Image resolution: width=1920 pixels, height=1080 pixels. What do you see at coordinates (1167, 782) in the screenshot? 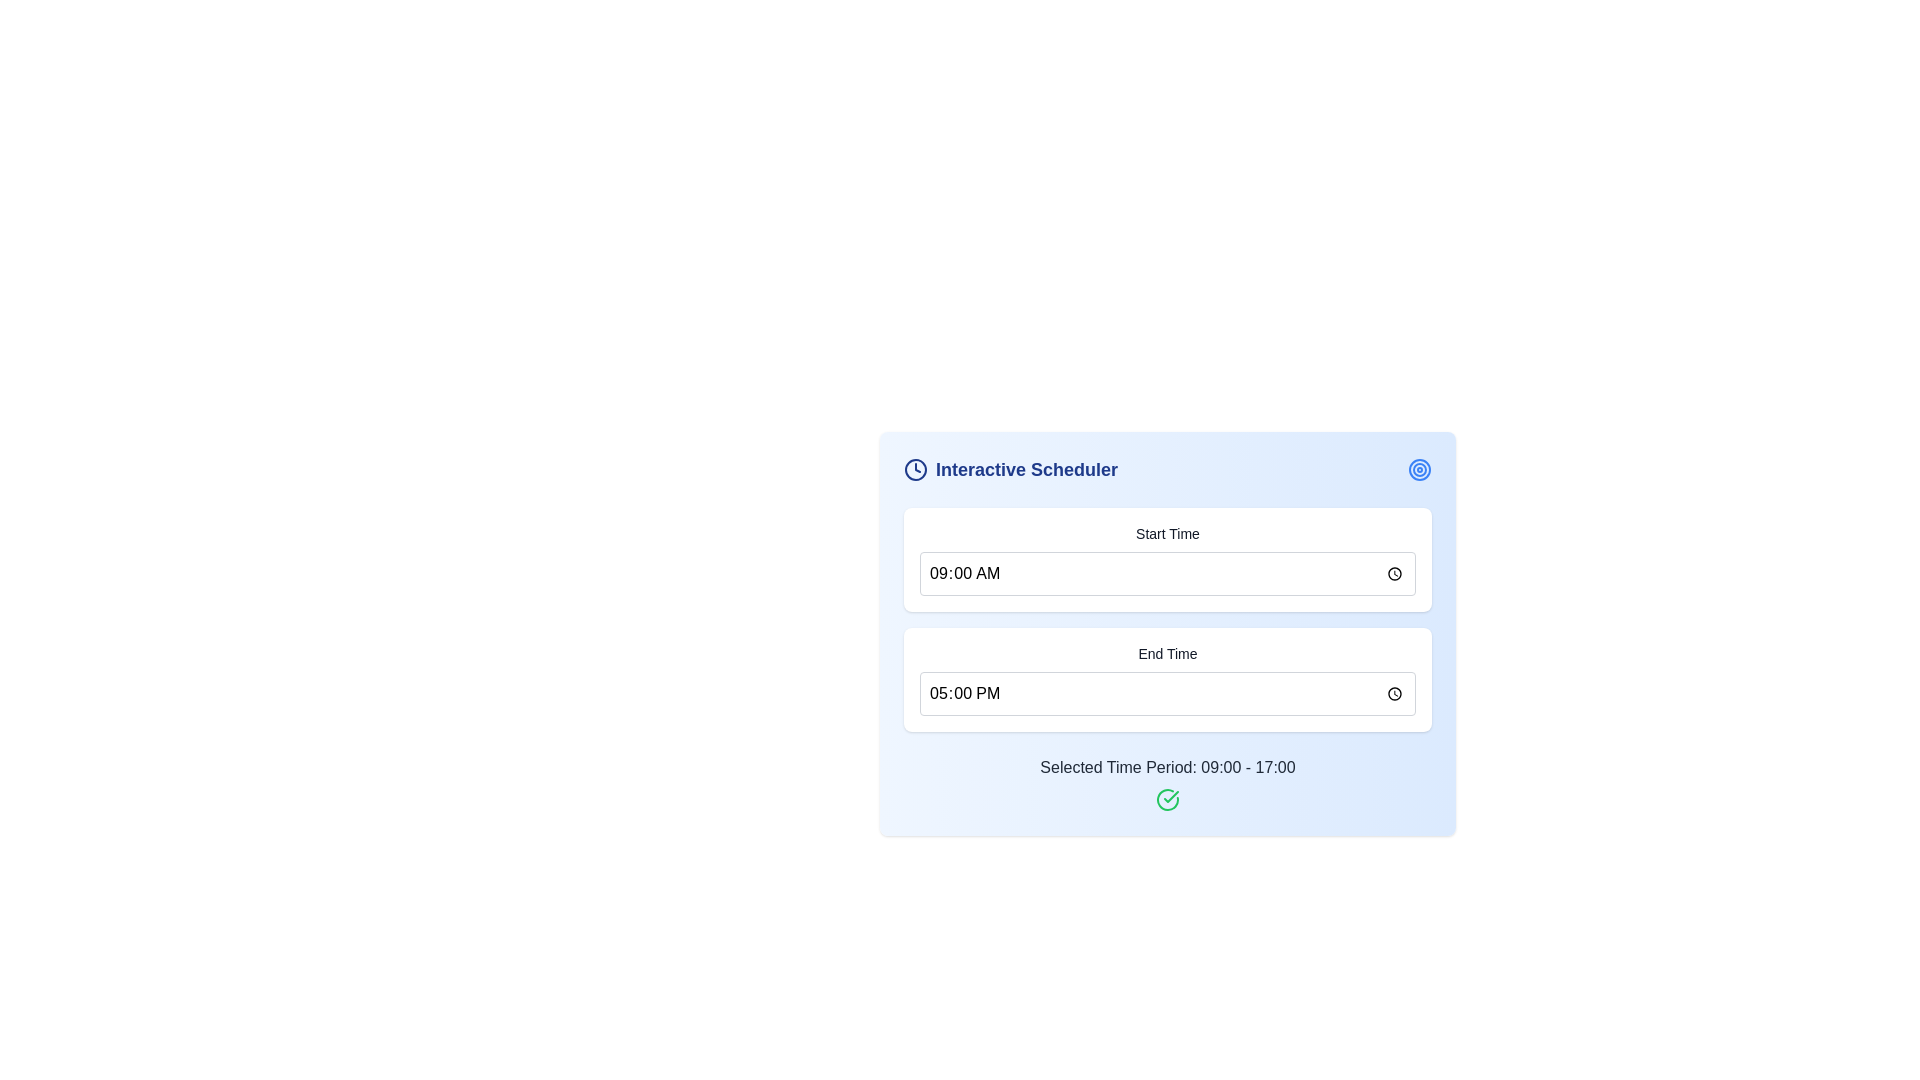
I see `the label with an accompanying icon that displays the selected time period for the scheduler, located at the bottom of the 'Interactive Scheduler' section, directly below 'End Time'` at bounding box center [1167, 782].